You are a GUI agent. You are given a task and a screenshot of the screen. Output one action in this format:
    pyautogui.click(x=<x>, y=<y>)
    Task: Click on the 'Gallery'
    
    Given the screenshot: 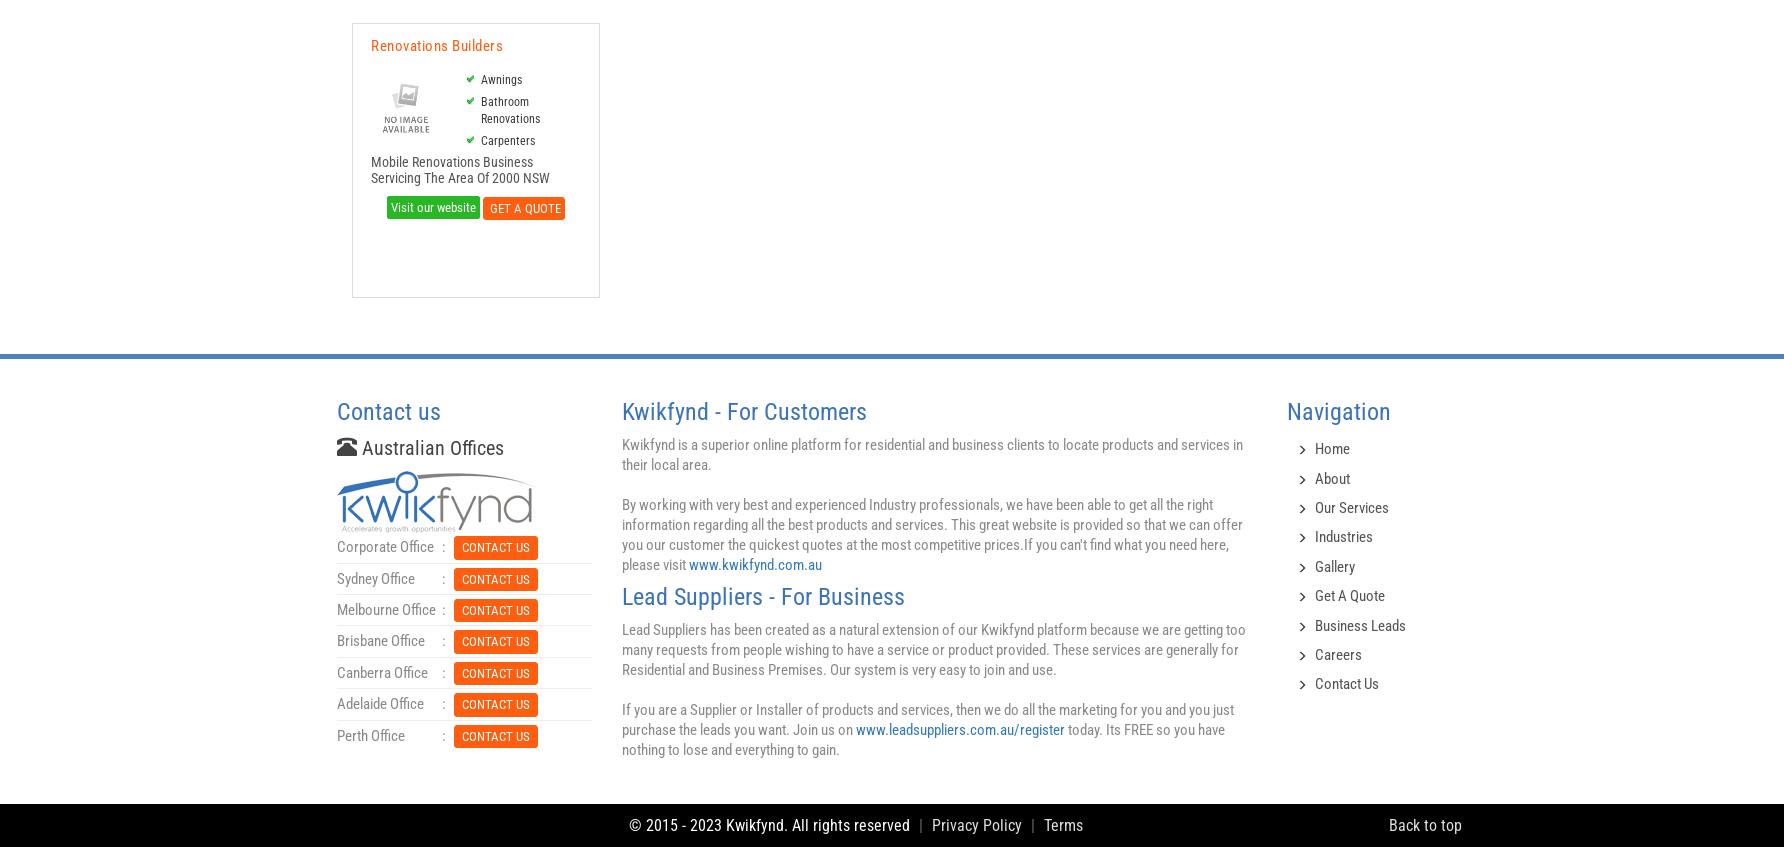 What is the action you would take?
    pyautogui.click(x=1313, y=565)
    